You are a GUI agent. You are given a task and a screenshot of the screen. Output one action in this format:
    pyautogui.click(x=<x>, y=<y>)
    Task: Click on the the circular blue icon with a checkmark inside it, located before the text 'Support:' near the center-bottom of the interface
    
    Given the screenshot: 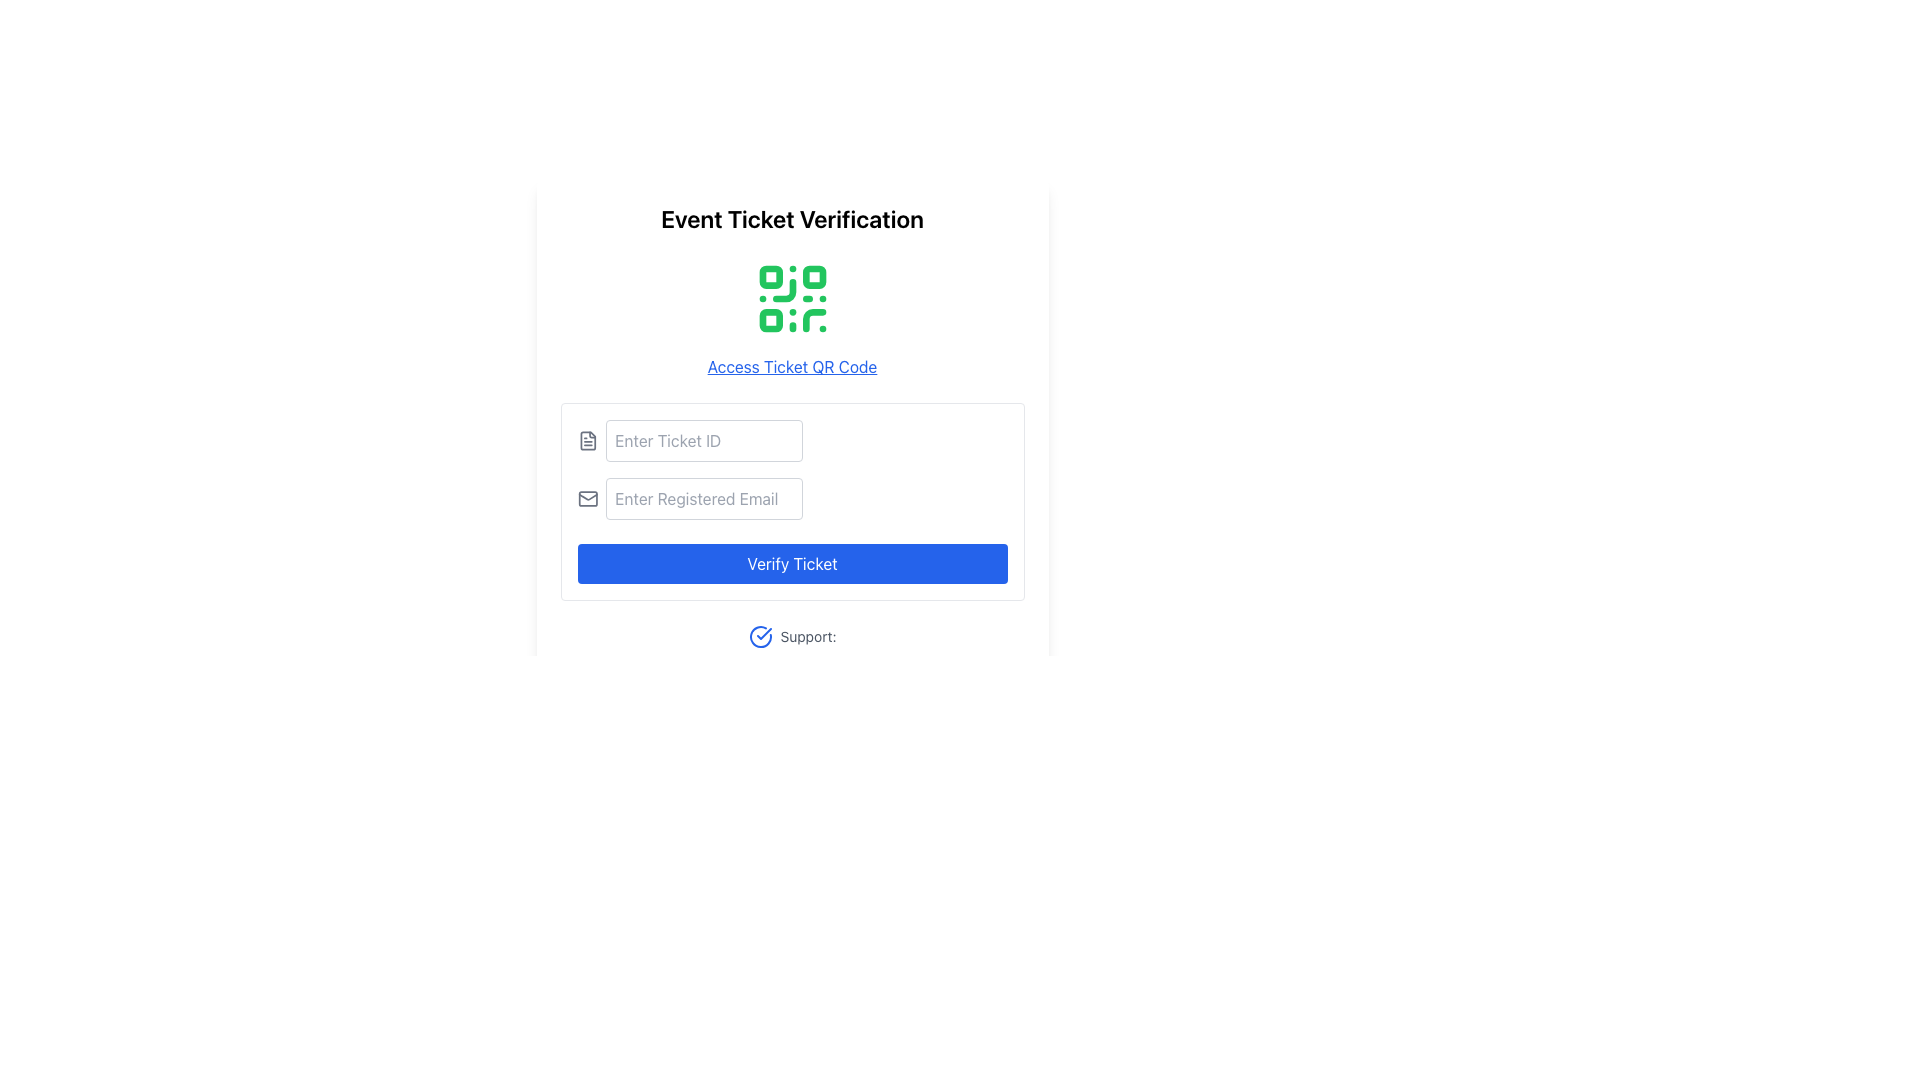 What is the action you would take?
    pyautogui.click(x=759, y=636)
    